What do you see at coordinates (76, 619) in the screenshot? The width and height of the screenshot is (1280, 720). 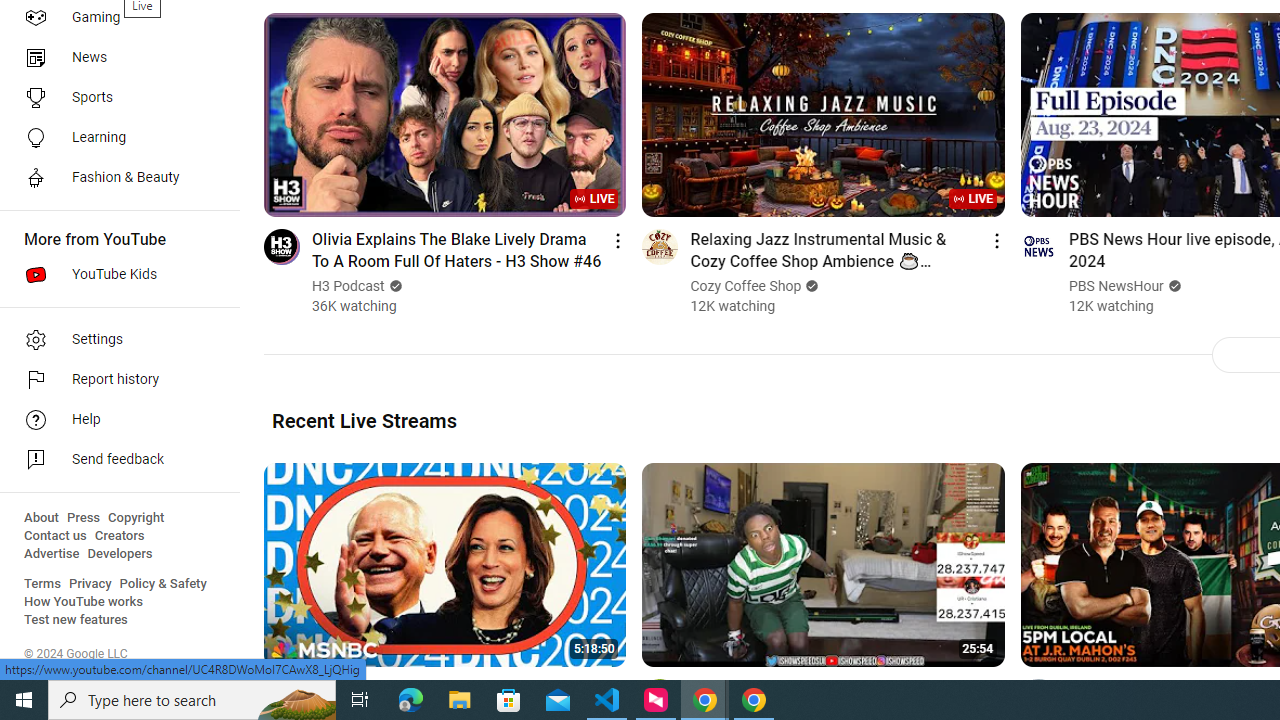 I see `'Test new features'` at bounding box center [76, 619].